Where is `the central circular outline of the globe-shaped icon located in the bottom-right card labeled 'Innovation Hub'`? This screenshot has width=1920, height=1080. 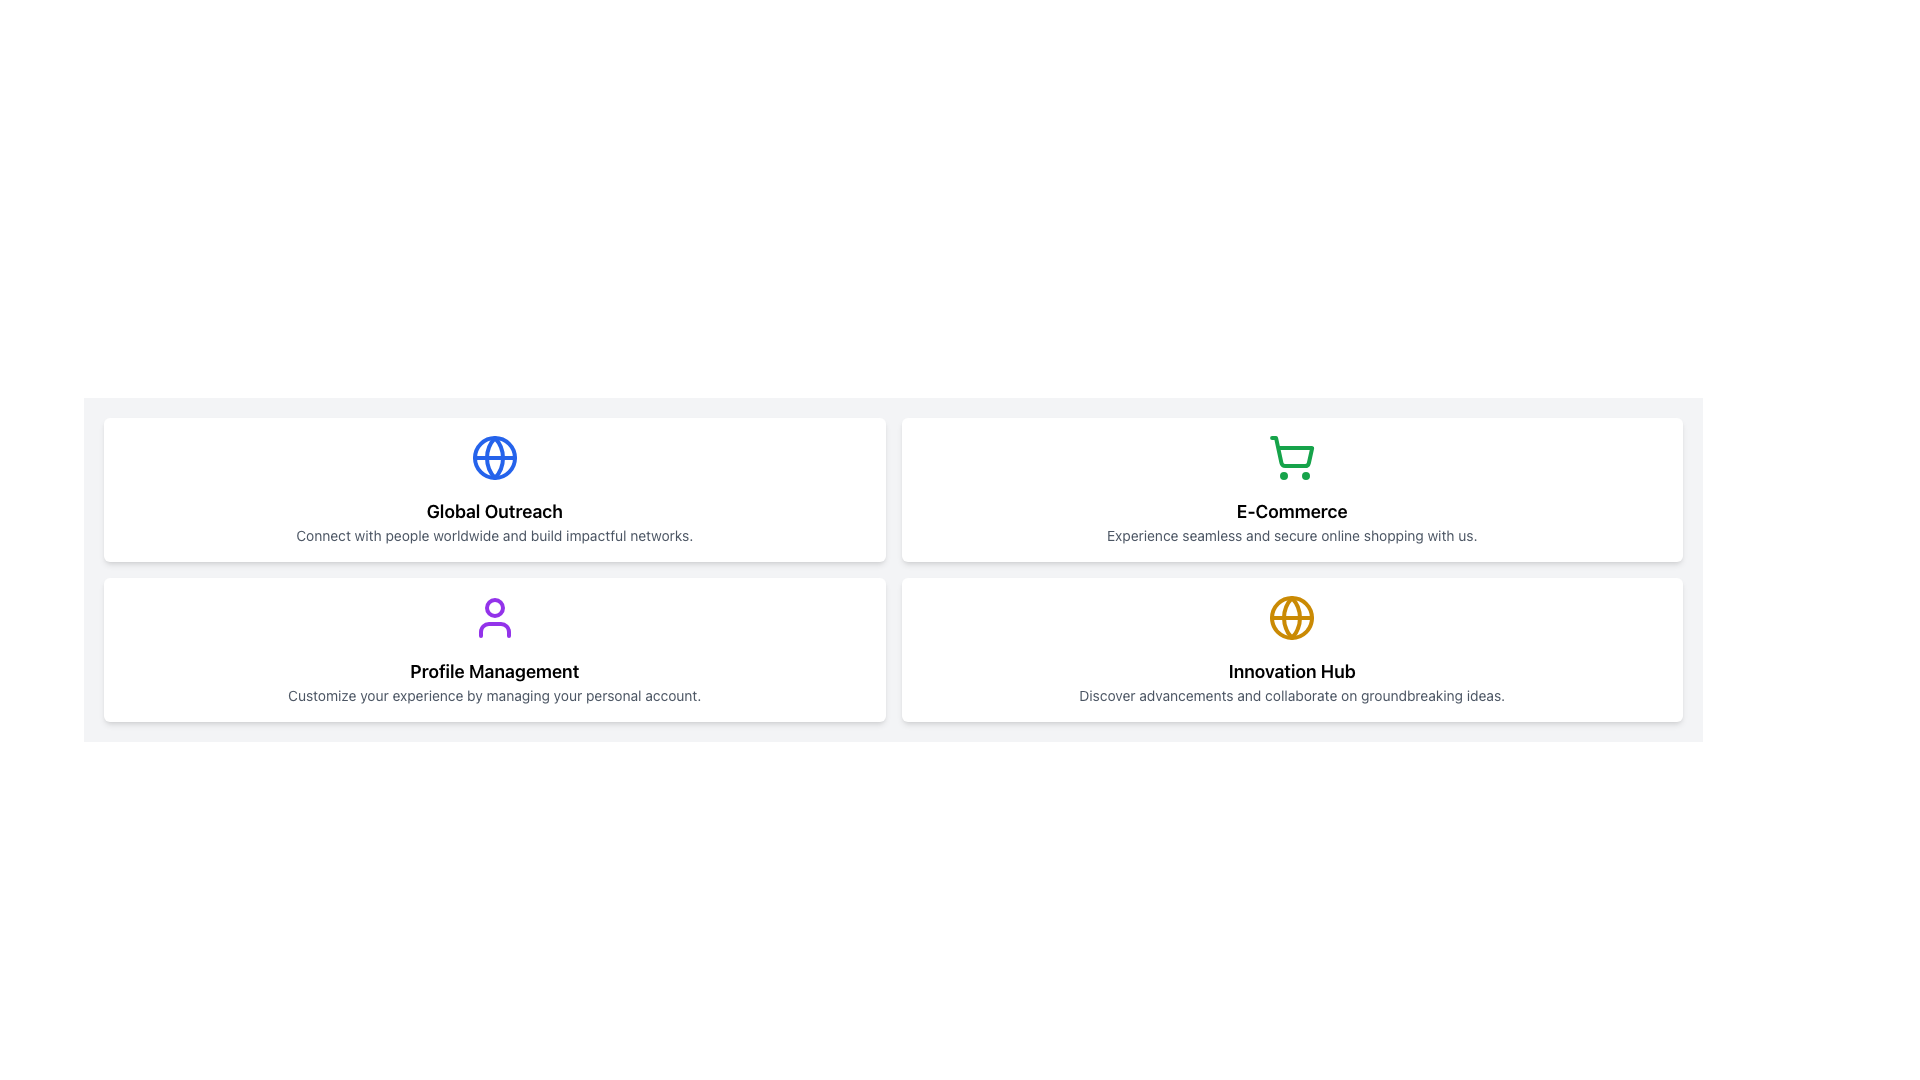 the central circular outline of the globe-shaped icon located in the bottom-right card labeled 'Innovation Hub' is located at coordinates (1292, 616).